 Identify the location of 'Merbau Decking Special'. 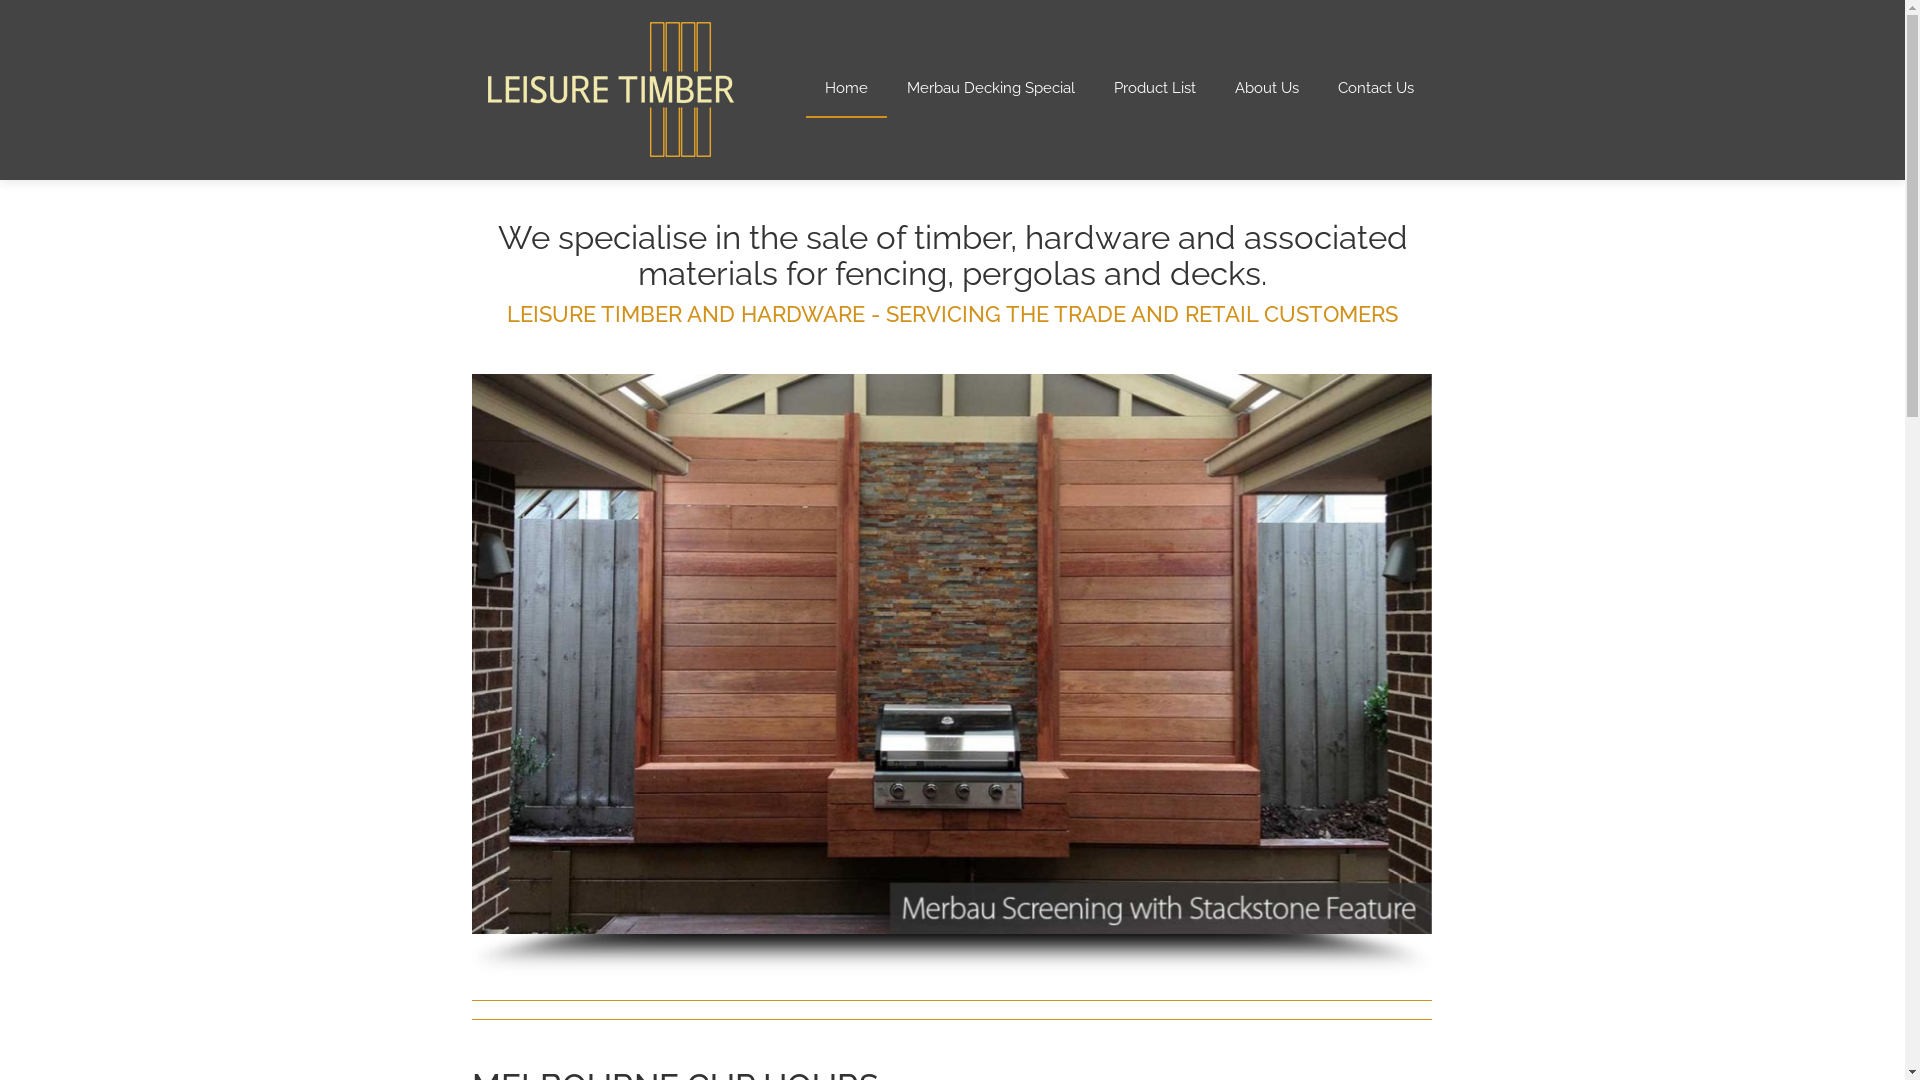
(887, 87).